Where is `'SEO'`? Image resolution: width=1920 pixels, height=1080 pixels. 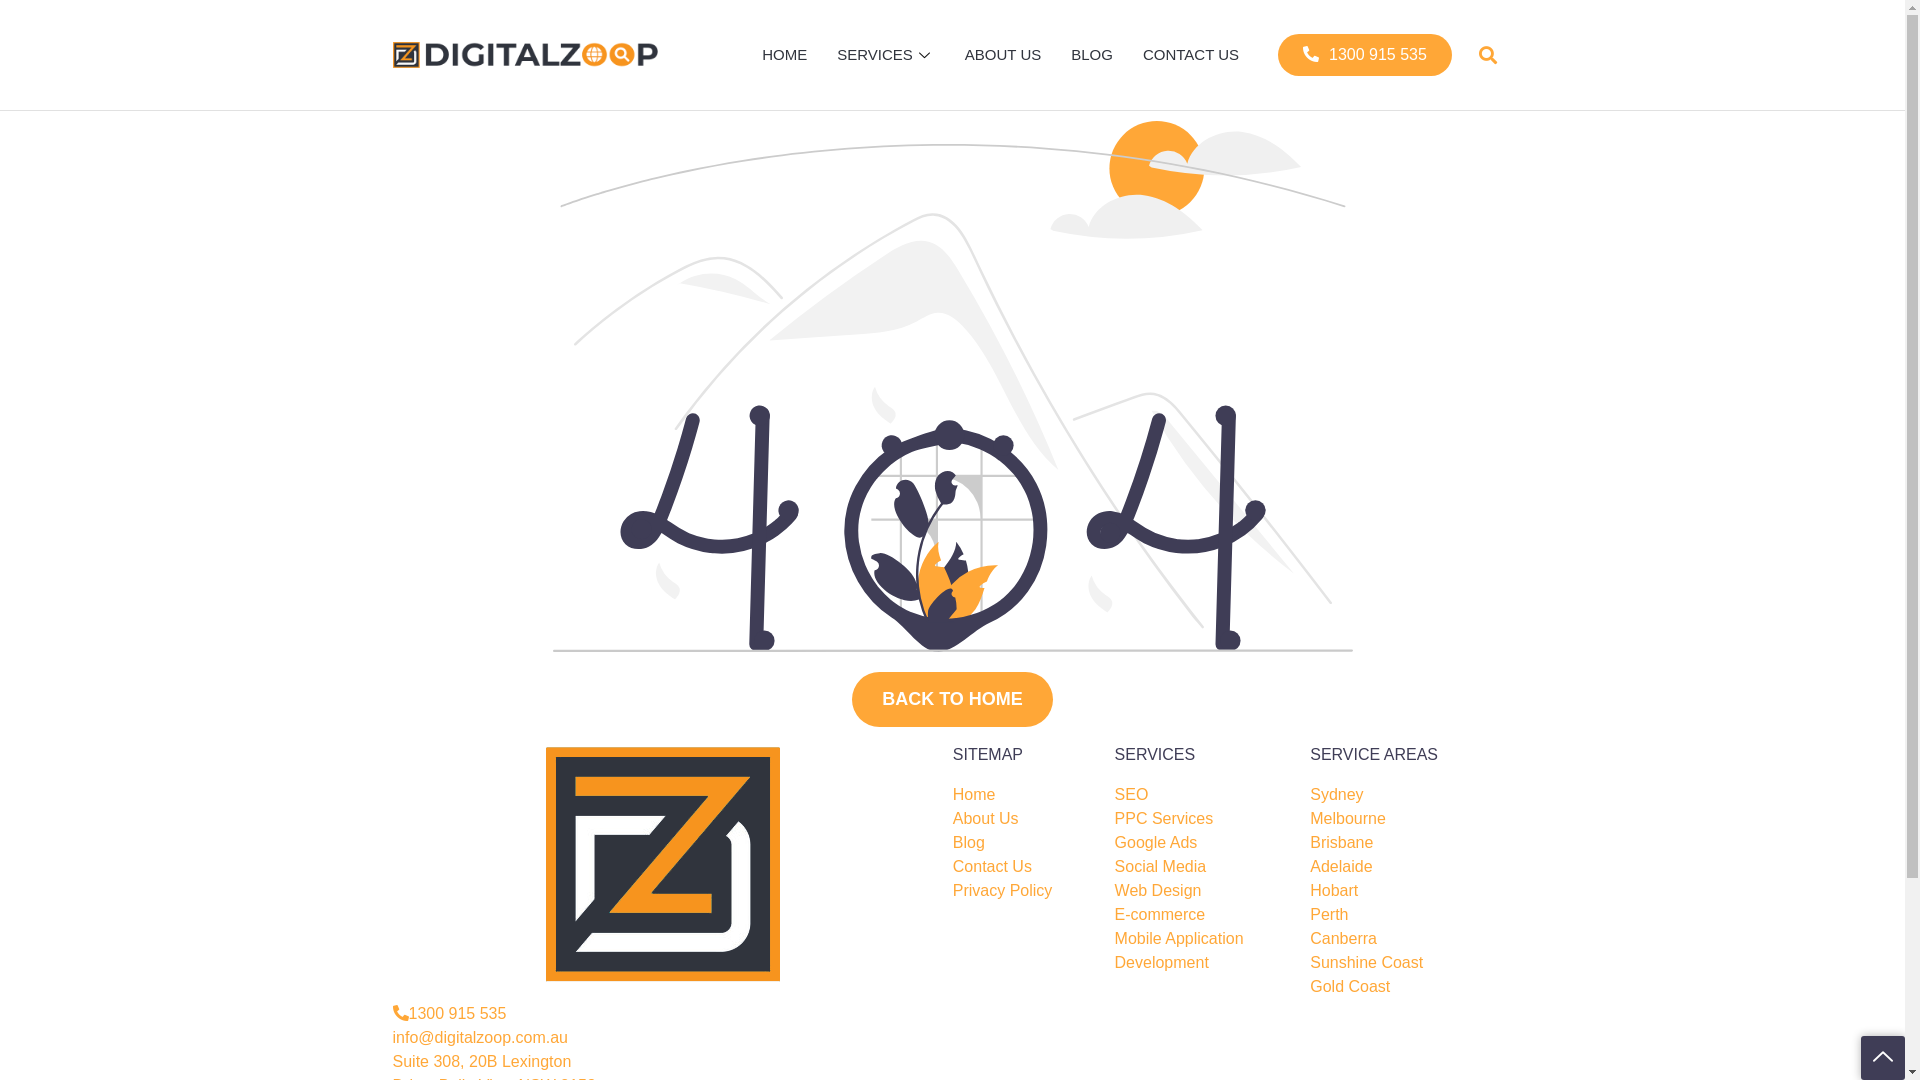 'SEO' is located at coordinates (1132, 793).